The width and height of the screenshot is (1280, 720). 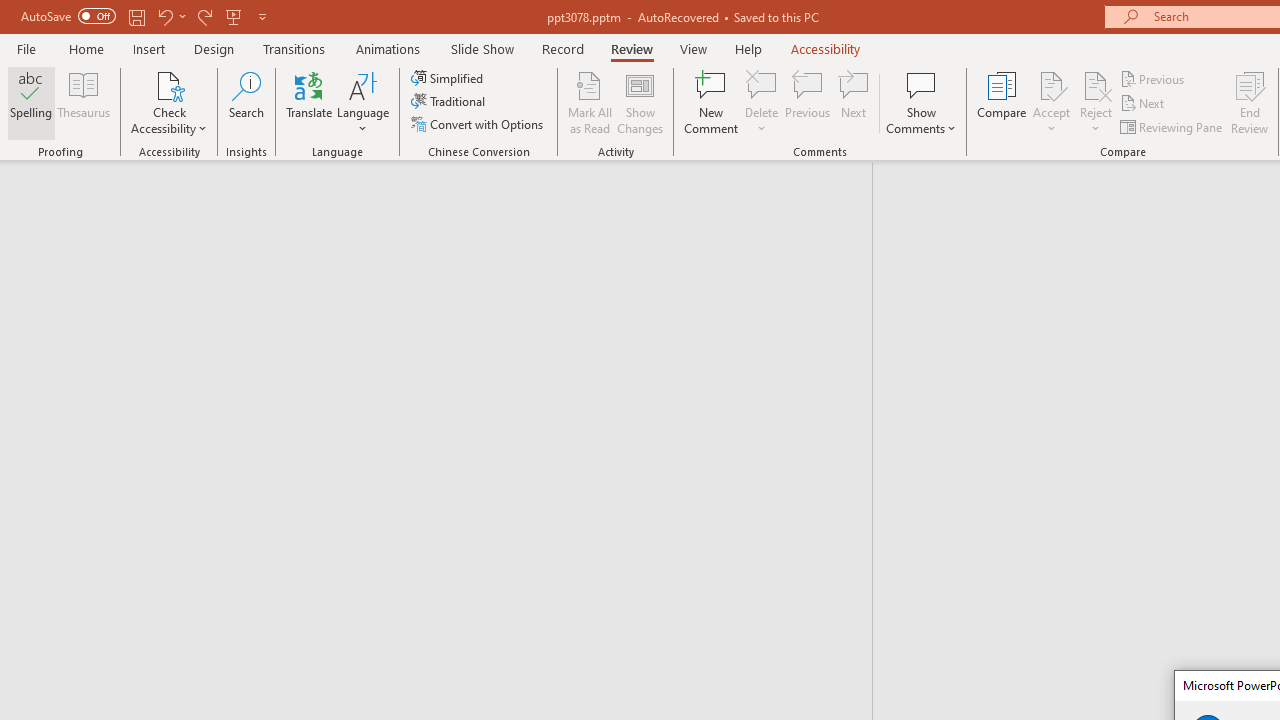 I want to click on 'Review', so click(x=630, y=48).